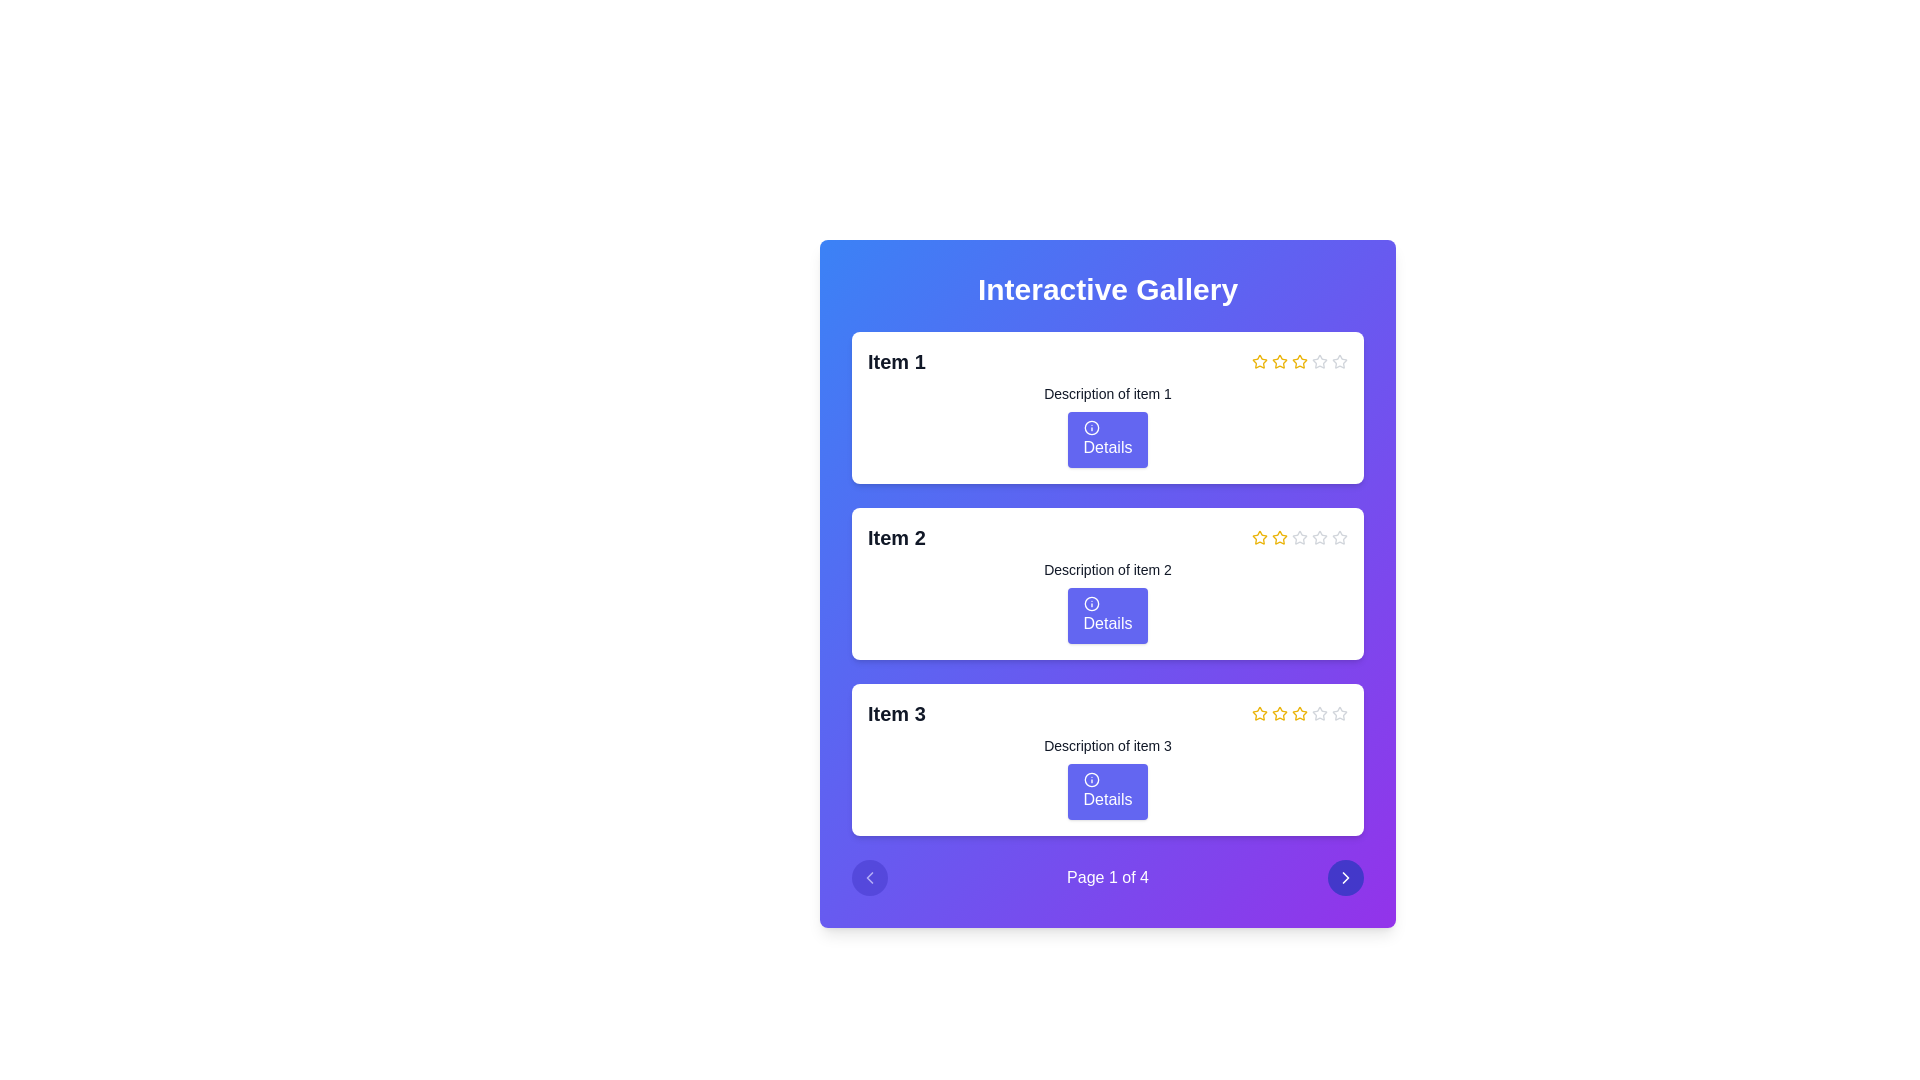 This screenshot has height=1080, width=1920. I want to click on text content of the status bar label displaying 'Page 1 of 4', which is centered at the bottom of the 'Interactive Gallery' card component between two circular navigation buttons, so click(1107, 877).